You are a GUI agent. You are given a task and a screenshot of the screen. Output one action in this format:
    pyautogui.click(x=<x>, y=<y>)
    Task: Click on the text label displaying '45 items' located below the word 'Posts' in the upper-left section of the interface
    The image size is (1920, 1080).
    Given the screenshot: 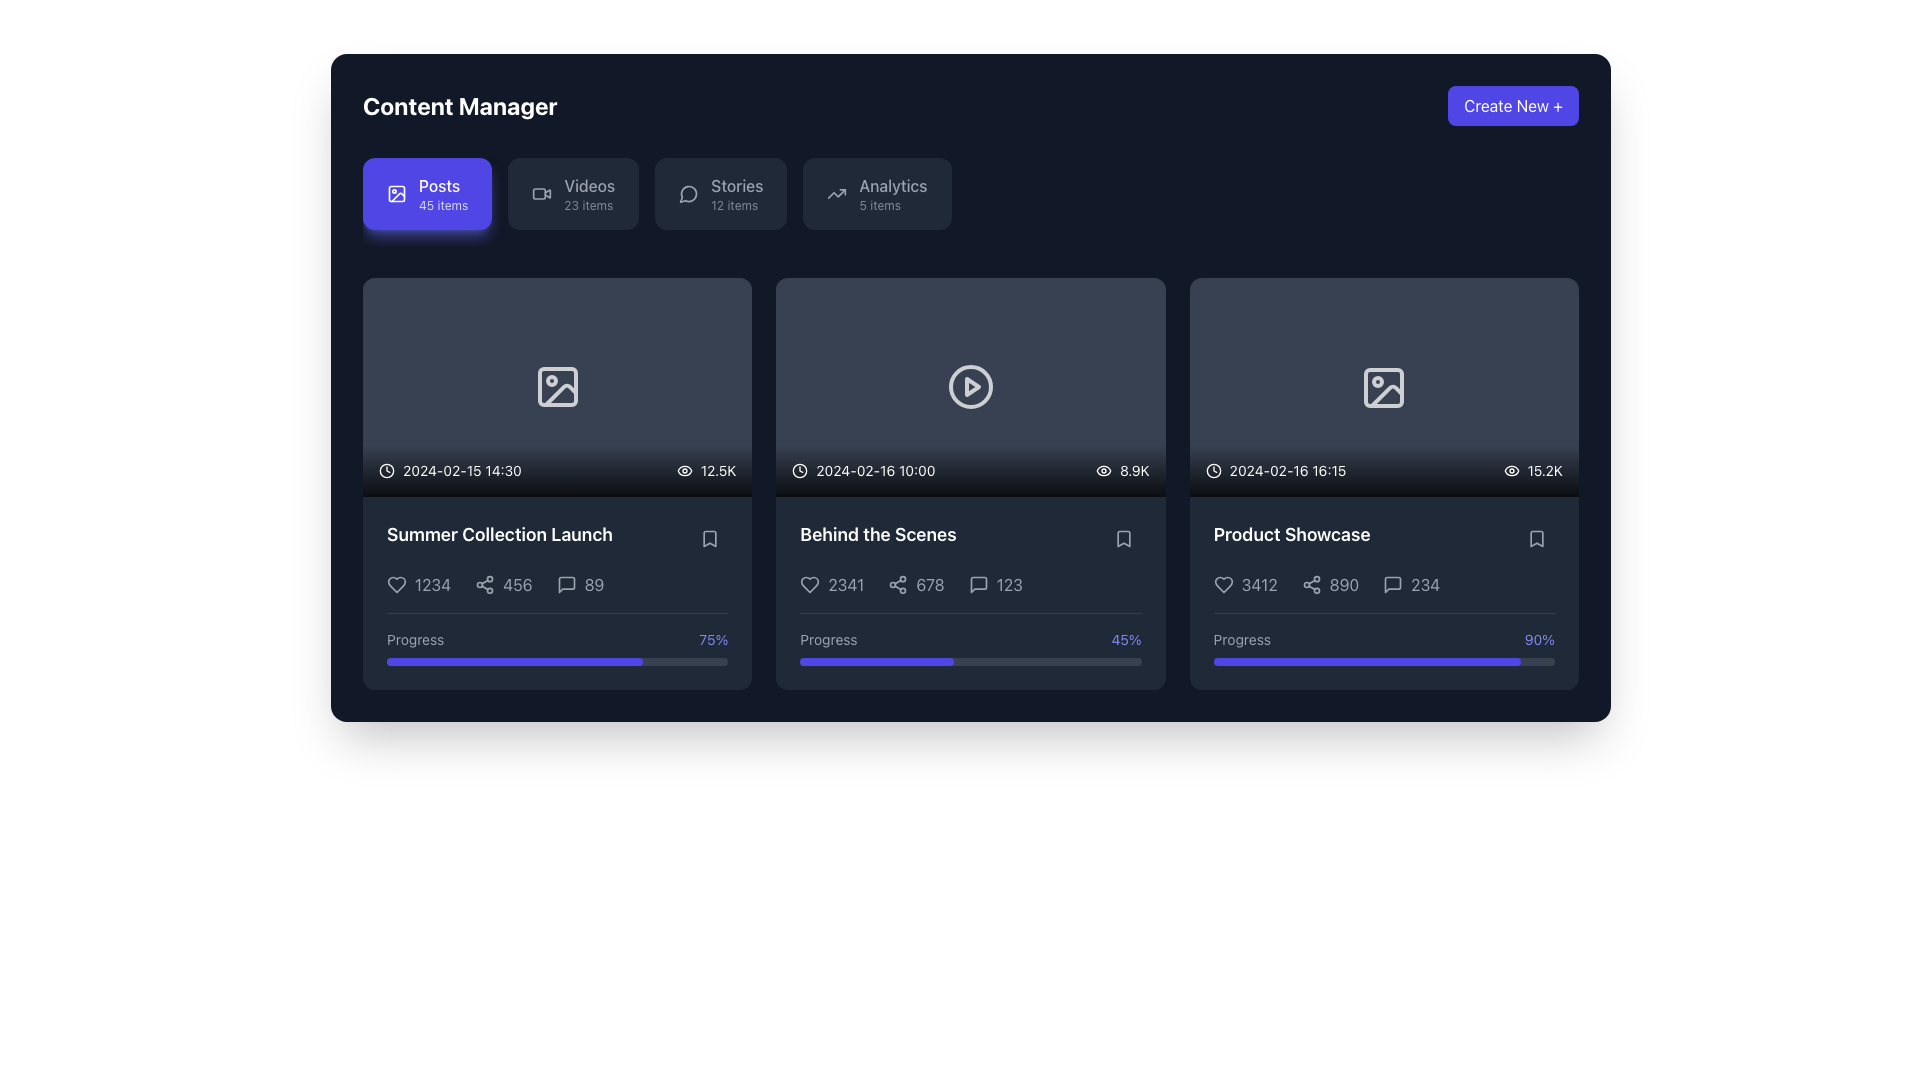 What is the action you would take?
    pyautogui.click(x=442, y=205)
    